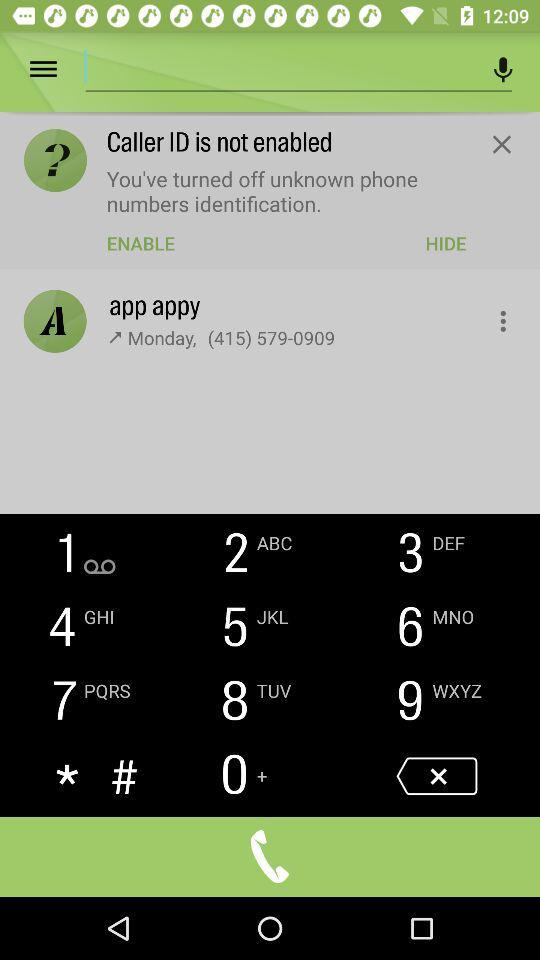 This screenshot has width=540, height=960. Describe the element at coordinates (502, 69) in the screenshot. I see `voice search` at that location.